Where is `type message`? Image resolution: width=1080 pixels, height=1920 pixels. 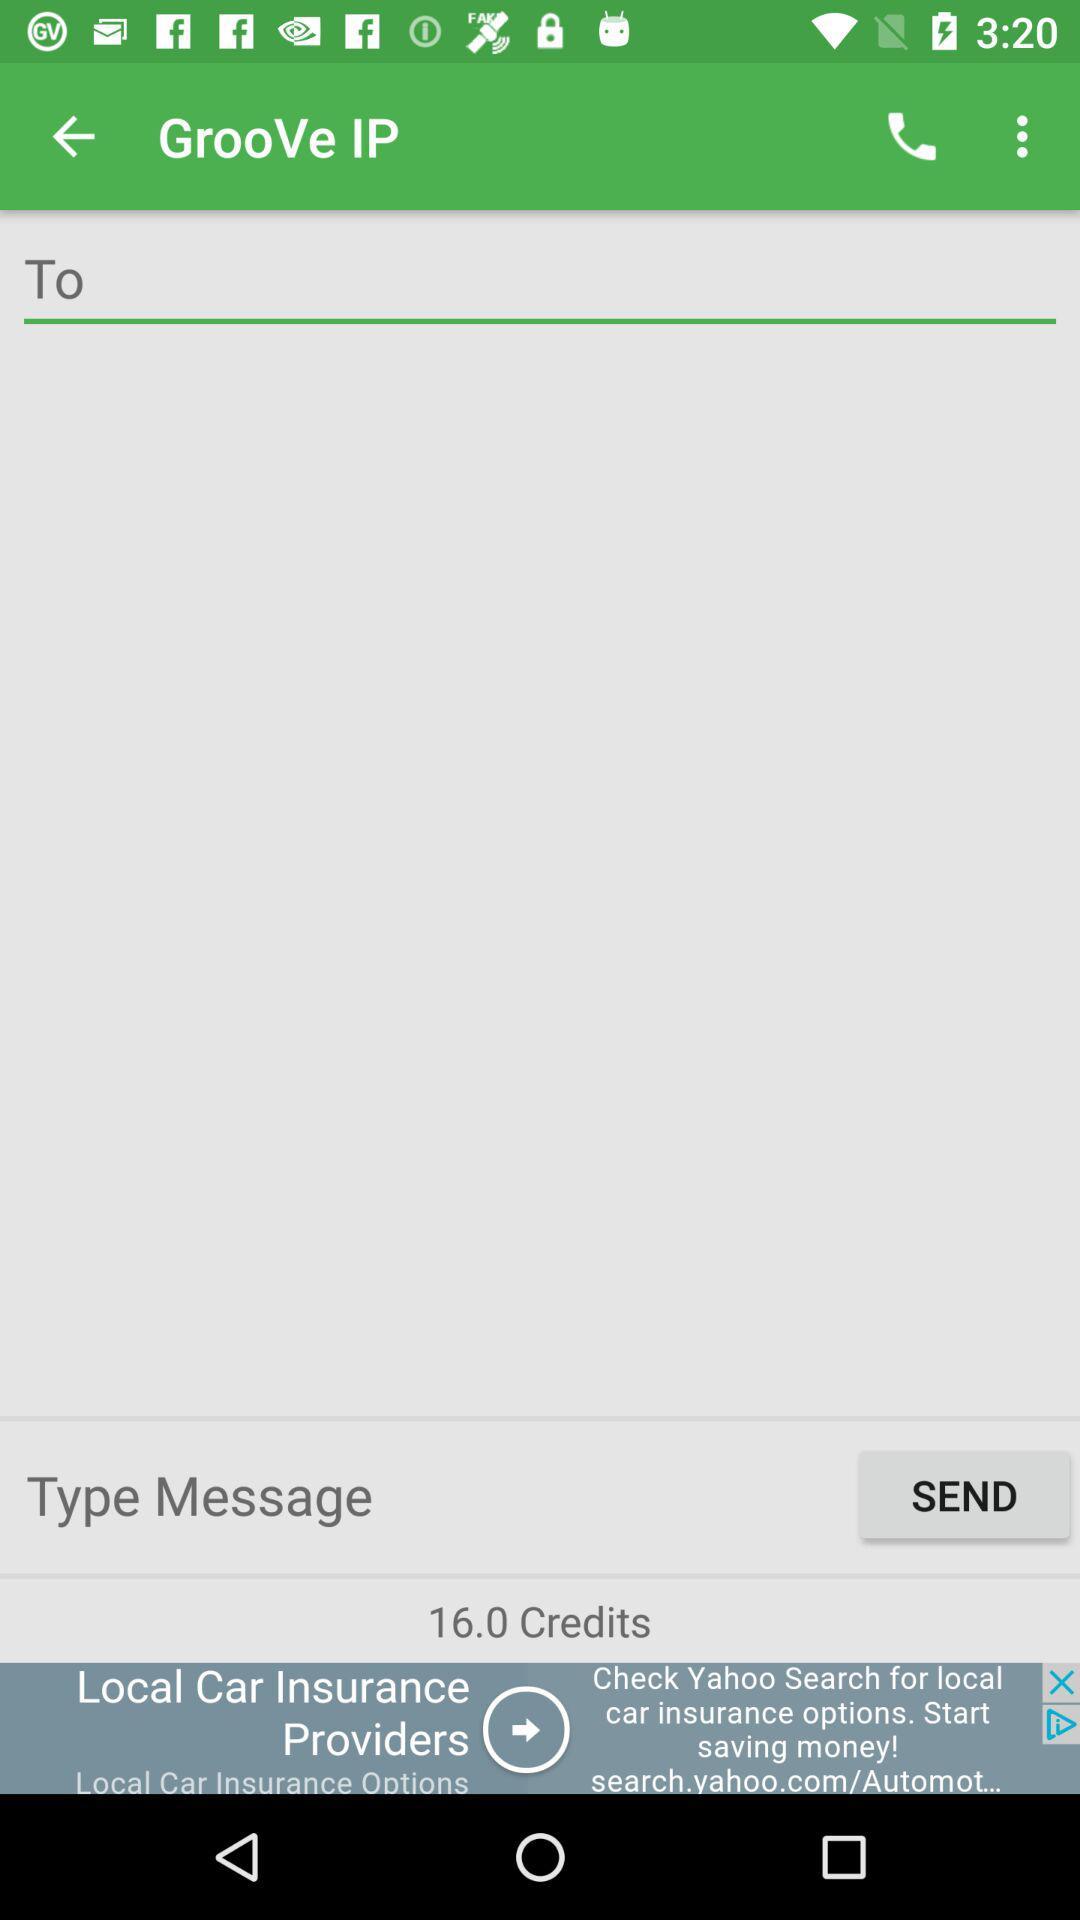 type message is located at coordinates (436, 1494).